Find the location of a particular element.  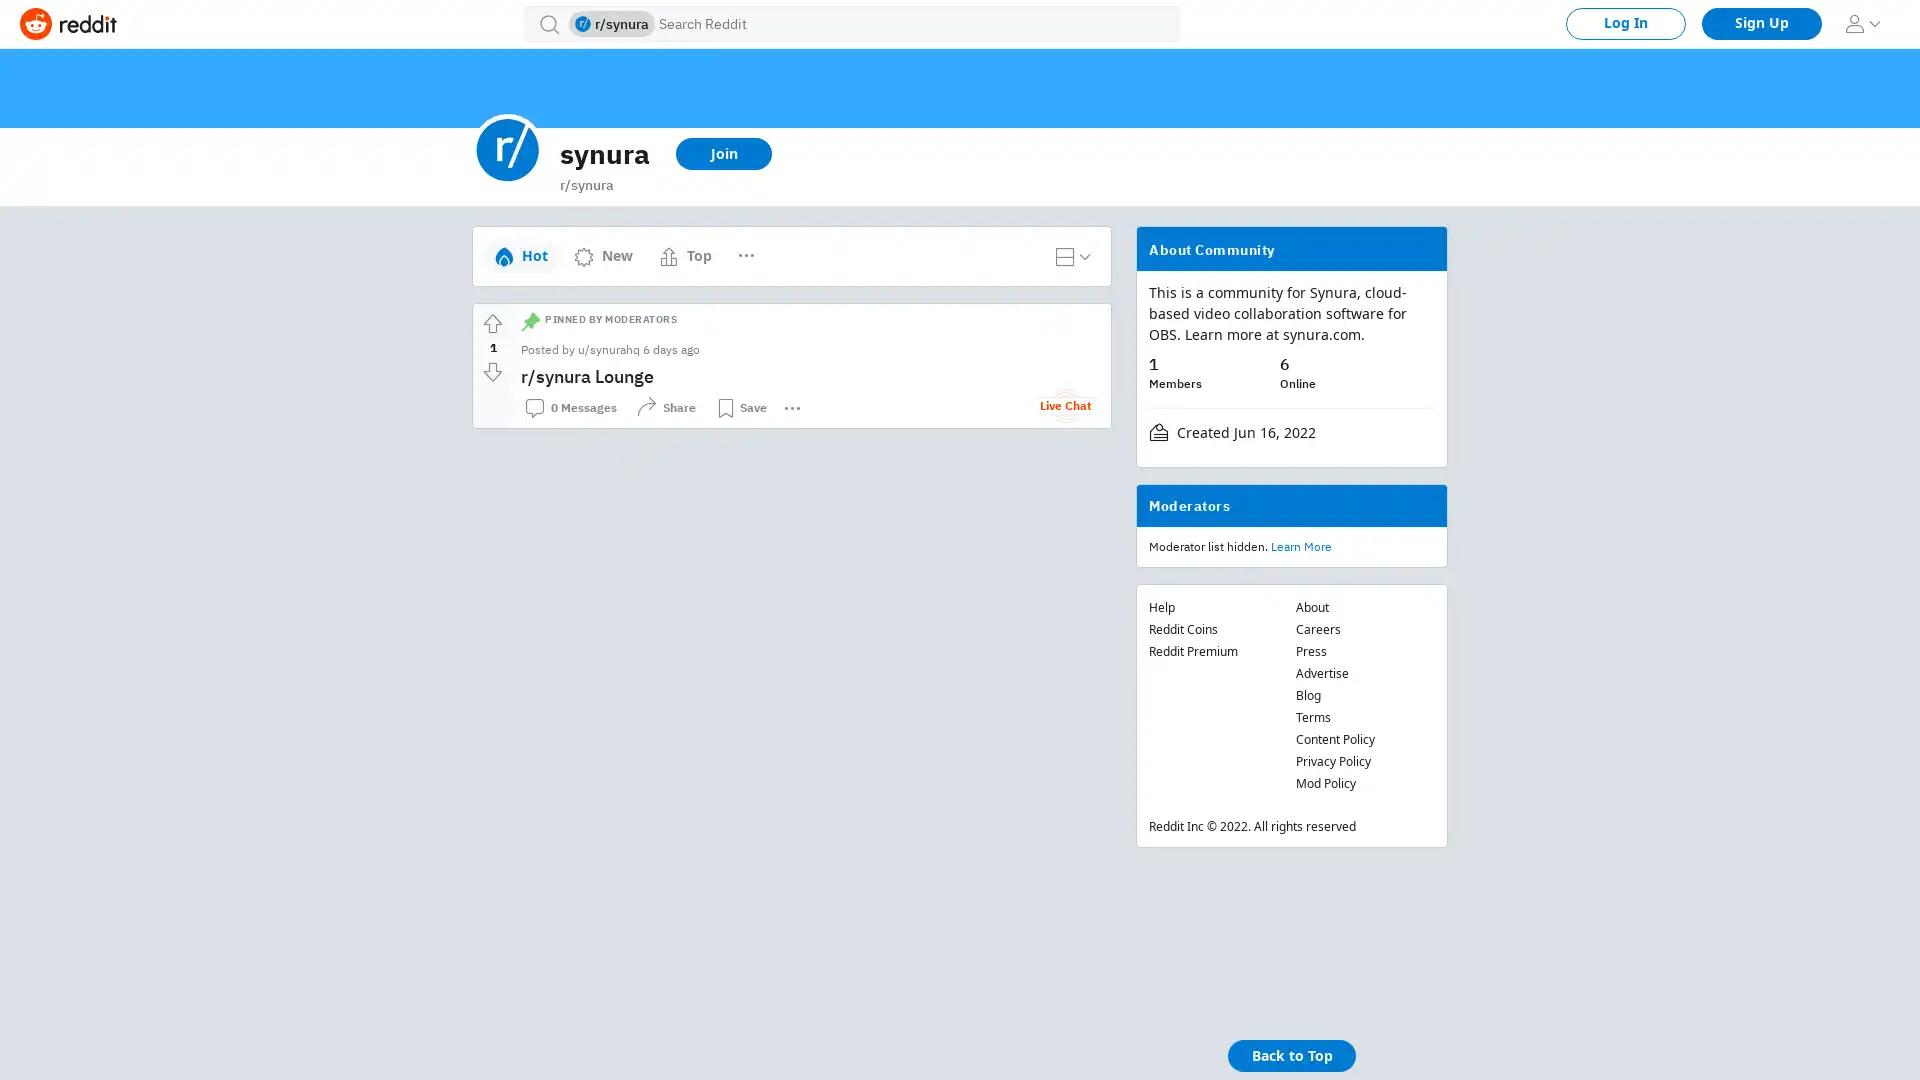

Top is located at coordinates (685, 254).